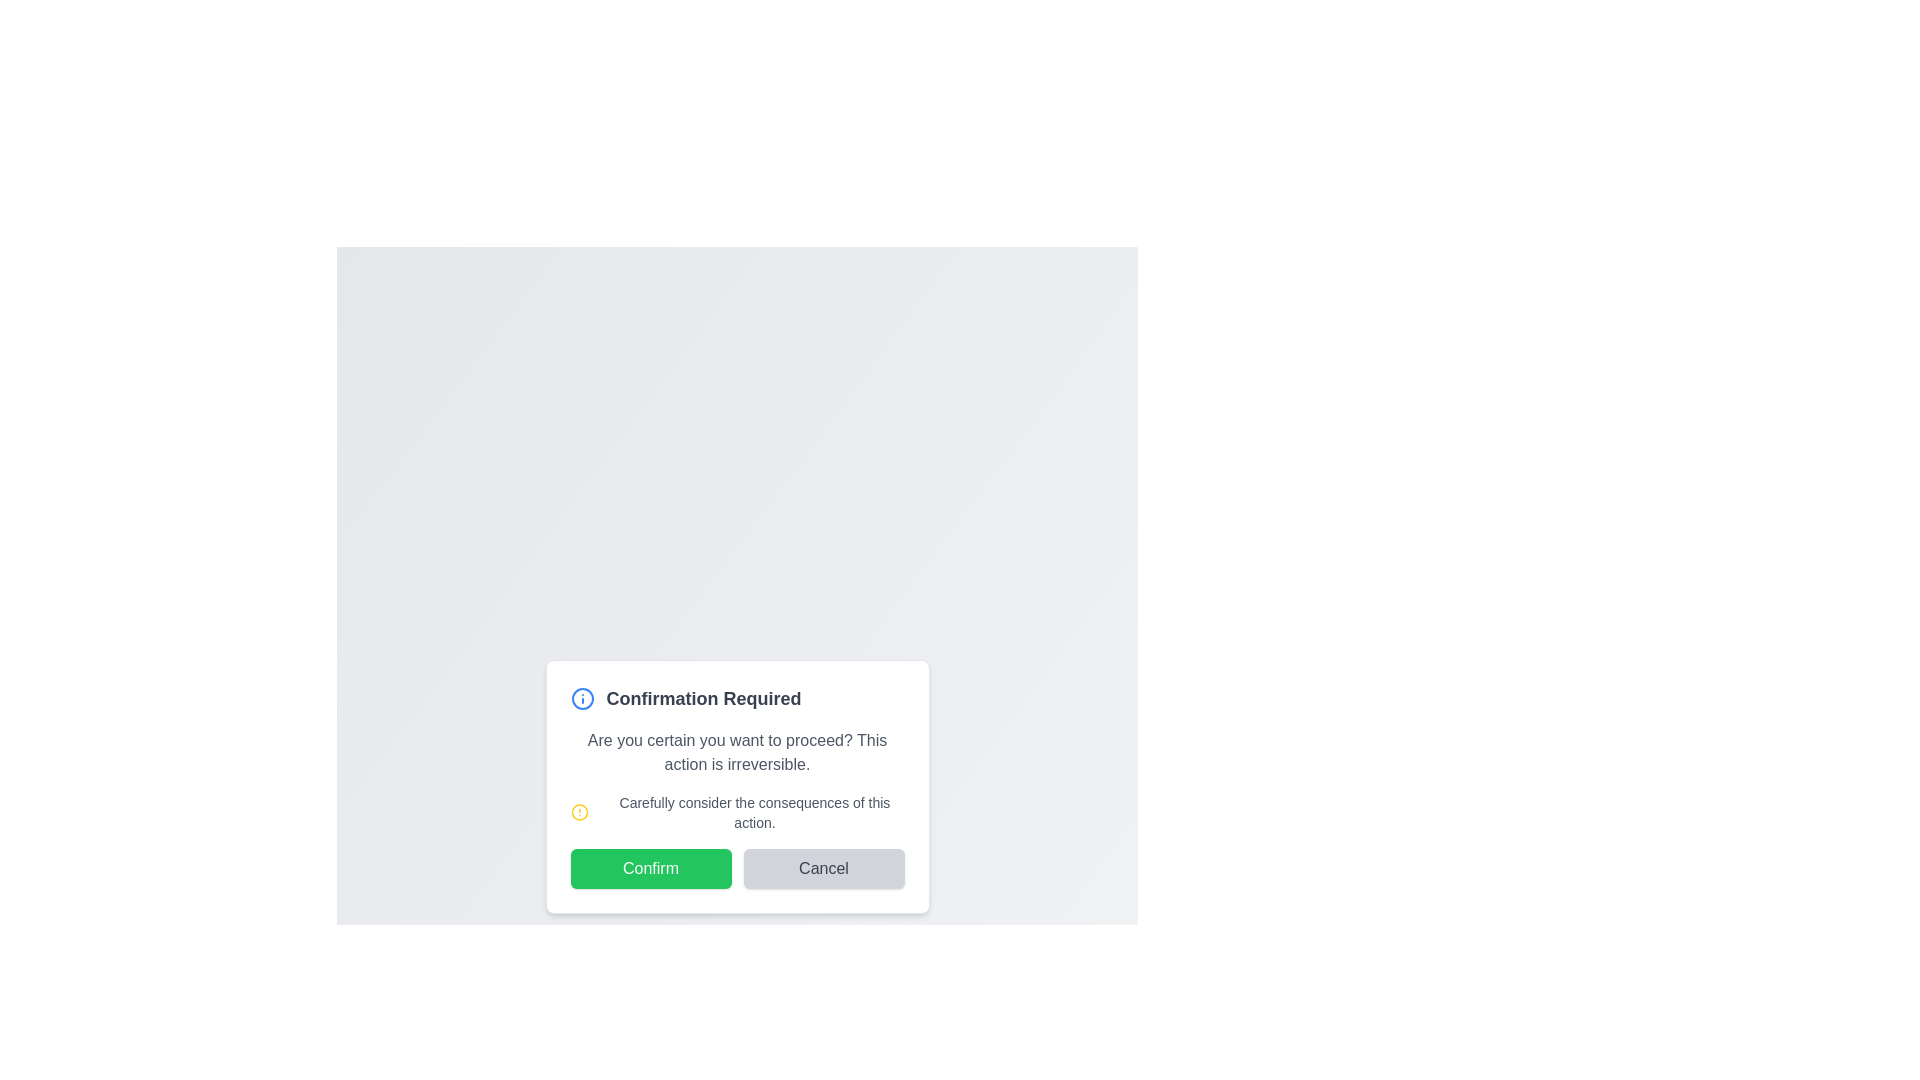 Image resolution: width=1920 pixels, height=1080 pixels. Describe the element at coordinates (651, 867) in the screenshot. I see `the 'Confirm' button with a green background and white text to confirm the action` at that location.